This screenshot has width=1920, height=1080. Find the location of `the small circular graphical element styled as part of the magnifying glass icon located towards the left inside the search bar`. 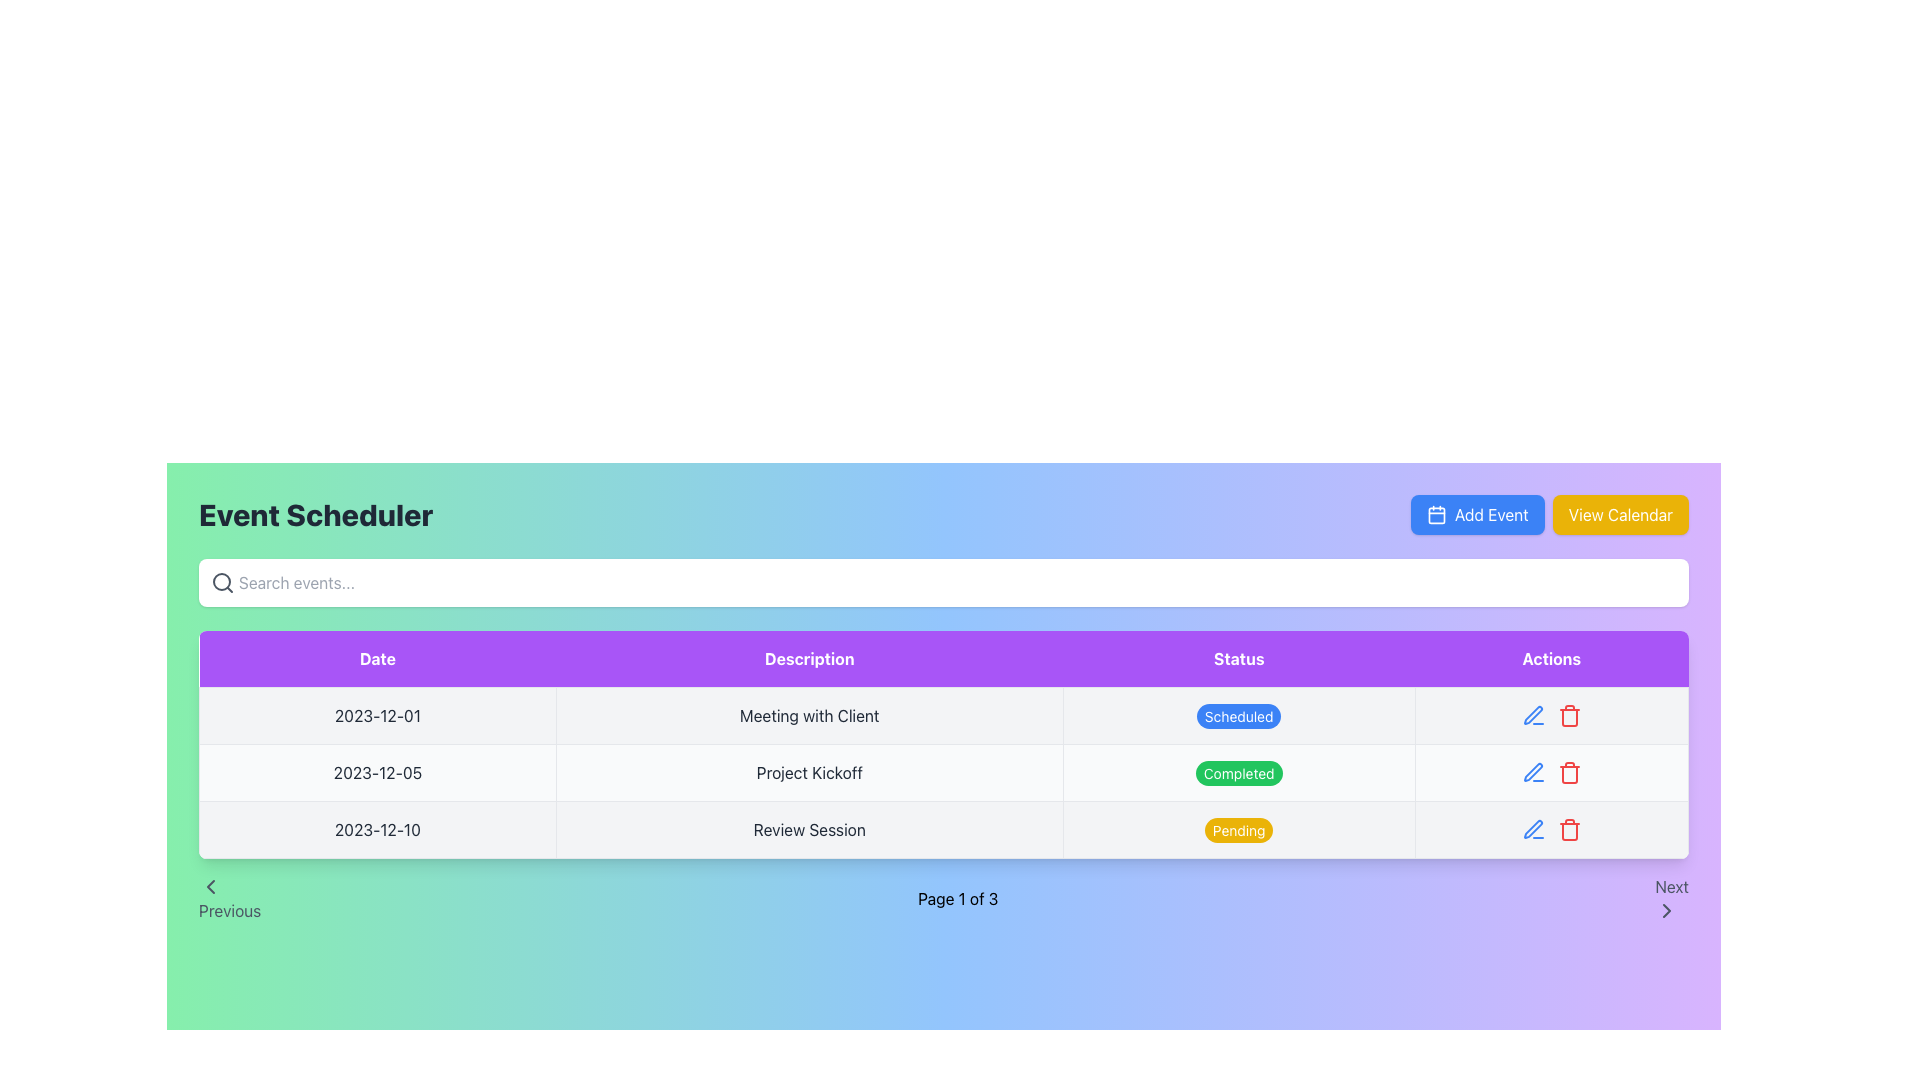

the small circular graphical element styled as part of the magnifying glass icon located towards the left inside the search bar is located at coordinates (221, 582).